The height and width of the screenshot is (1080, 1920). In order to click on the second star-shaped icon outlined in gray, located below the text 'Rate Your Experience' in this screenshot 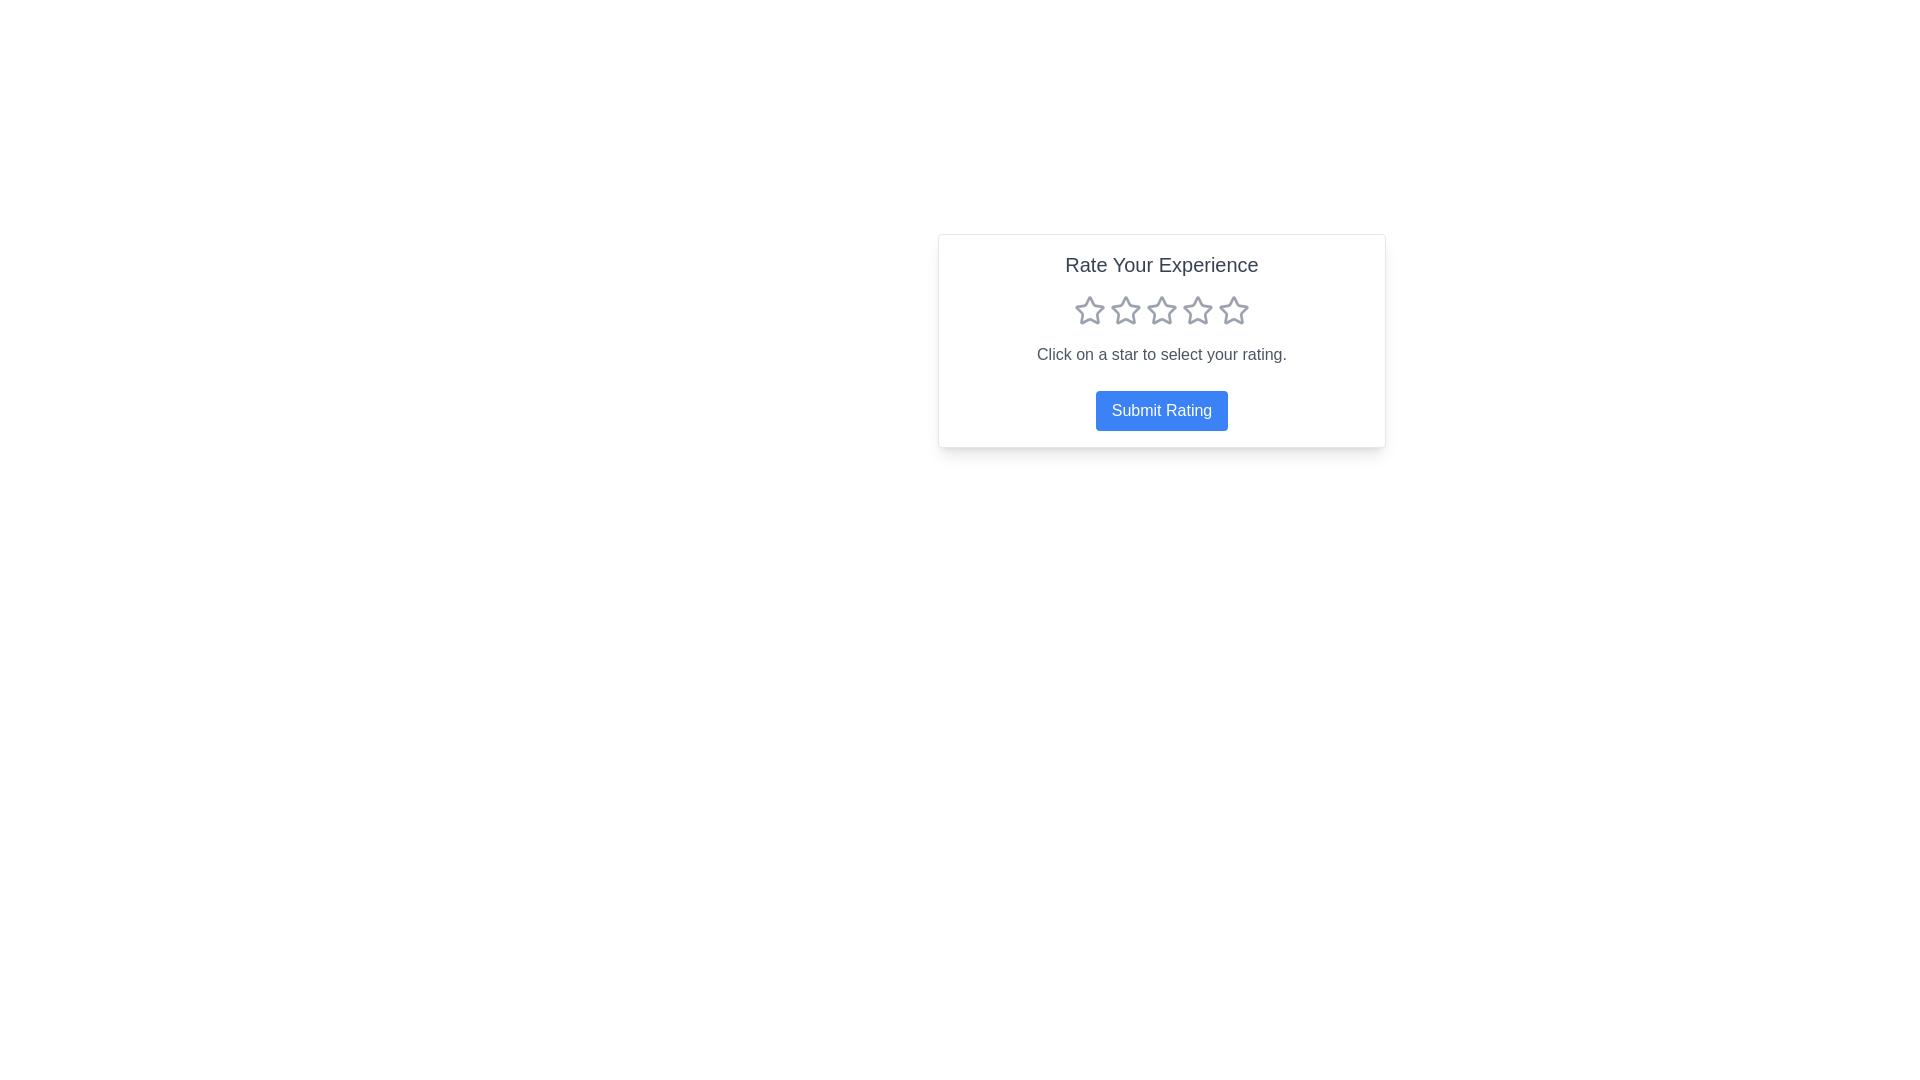, I will do `click(1126, 310)`.